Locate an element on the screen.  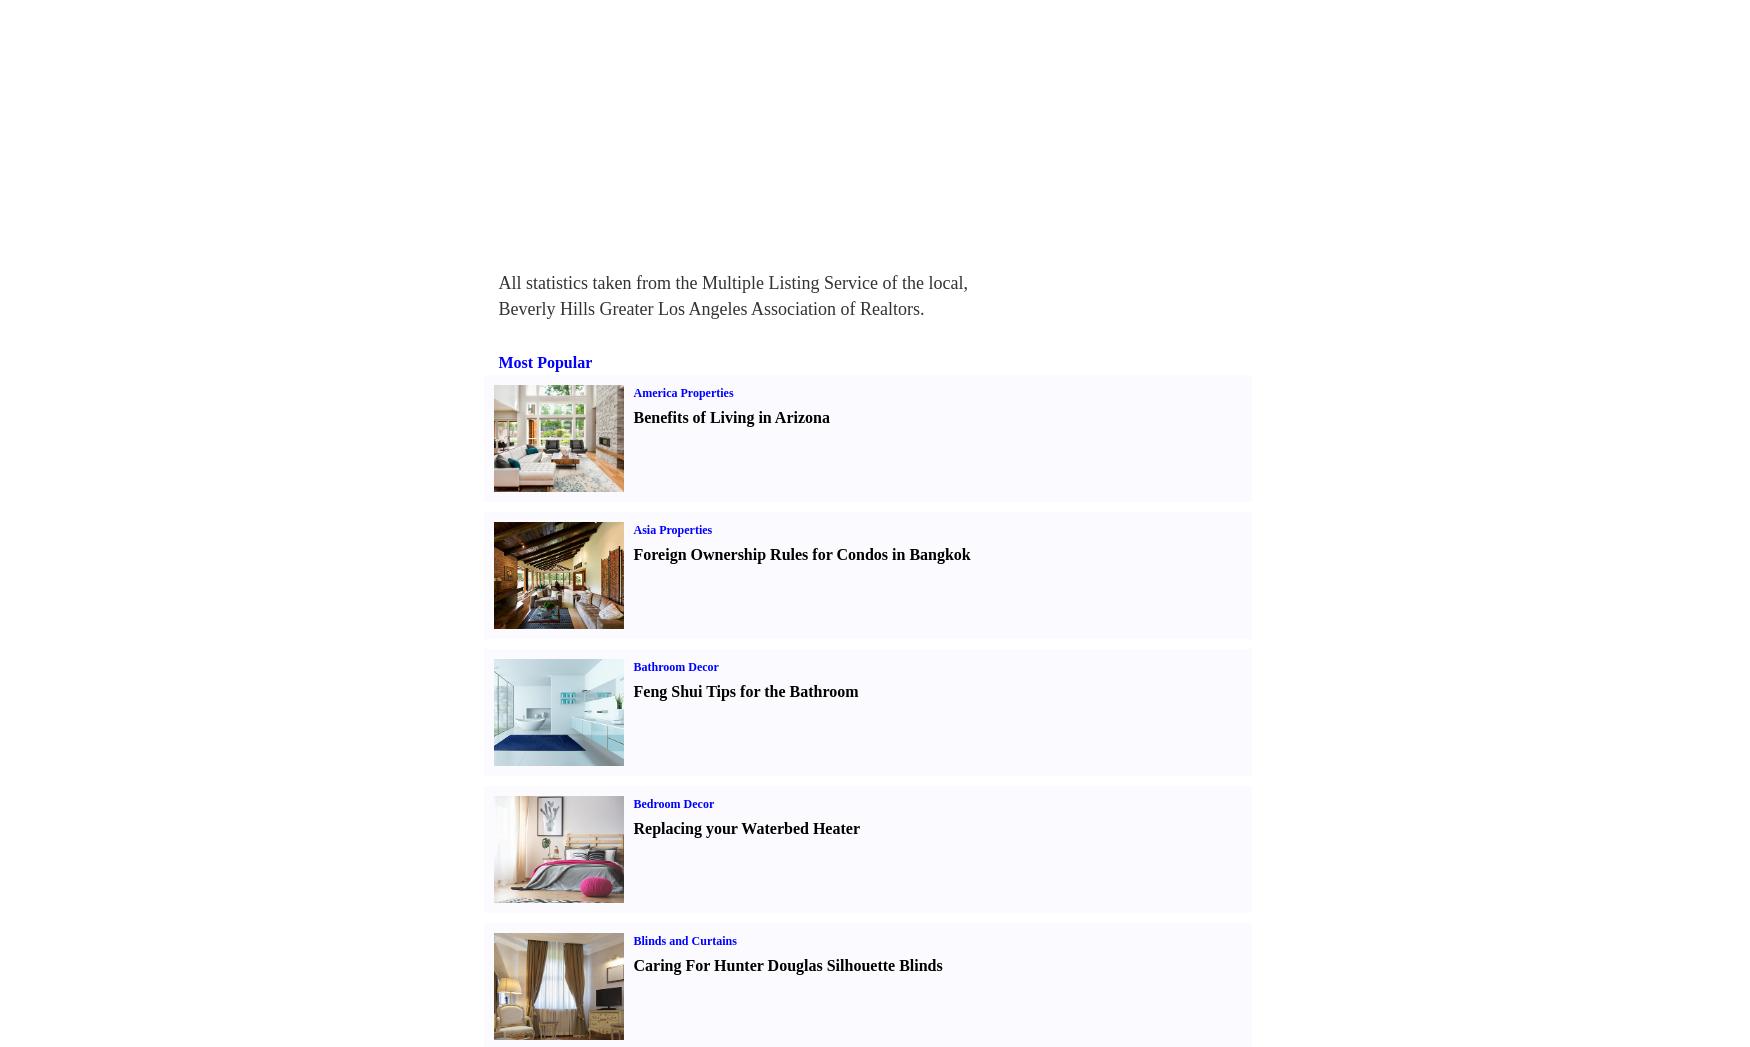
'Most Popular' is located at coordinates (498, 362).